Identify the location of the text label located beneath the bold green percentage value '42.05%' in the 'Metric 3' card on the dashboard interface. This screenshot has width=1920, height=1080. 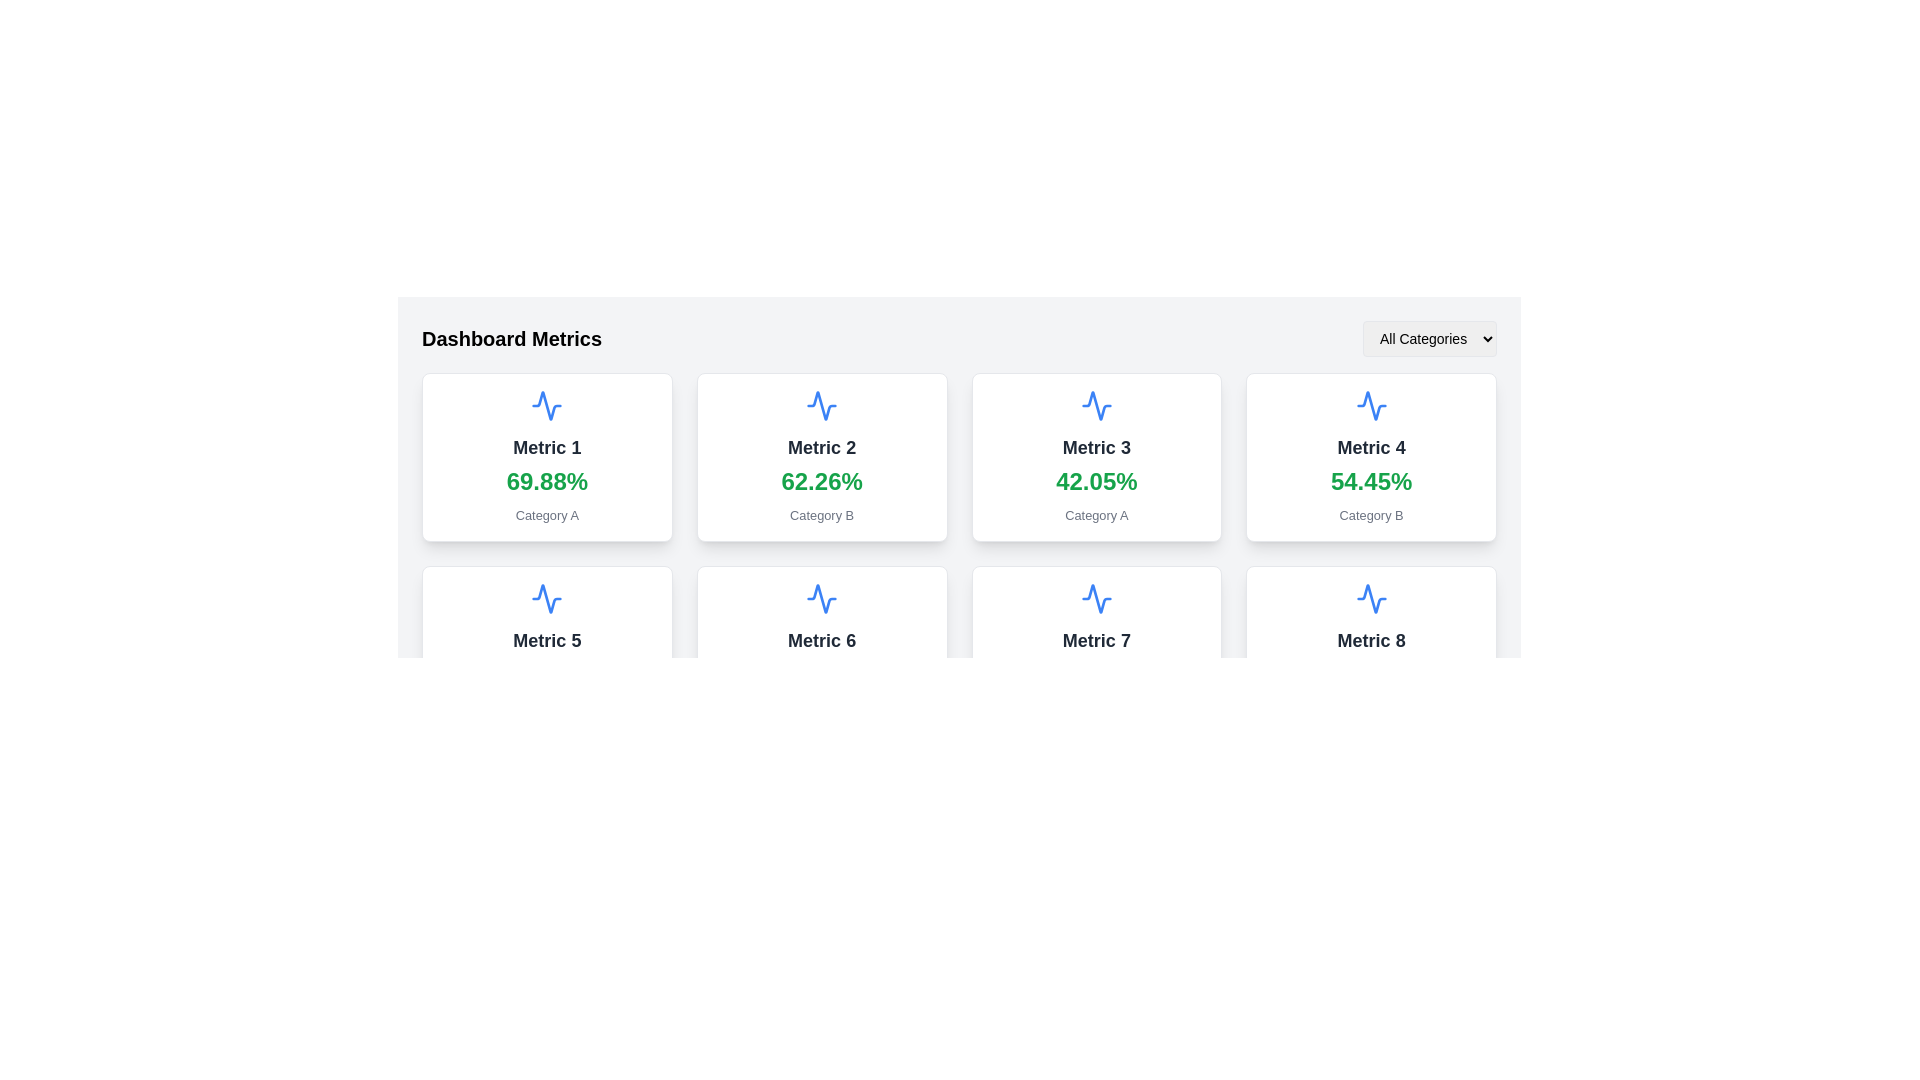
(1095, 514).